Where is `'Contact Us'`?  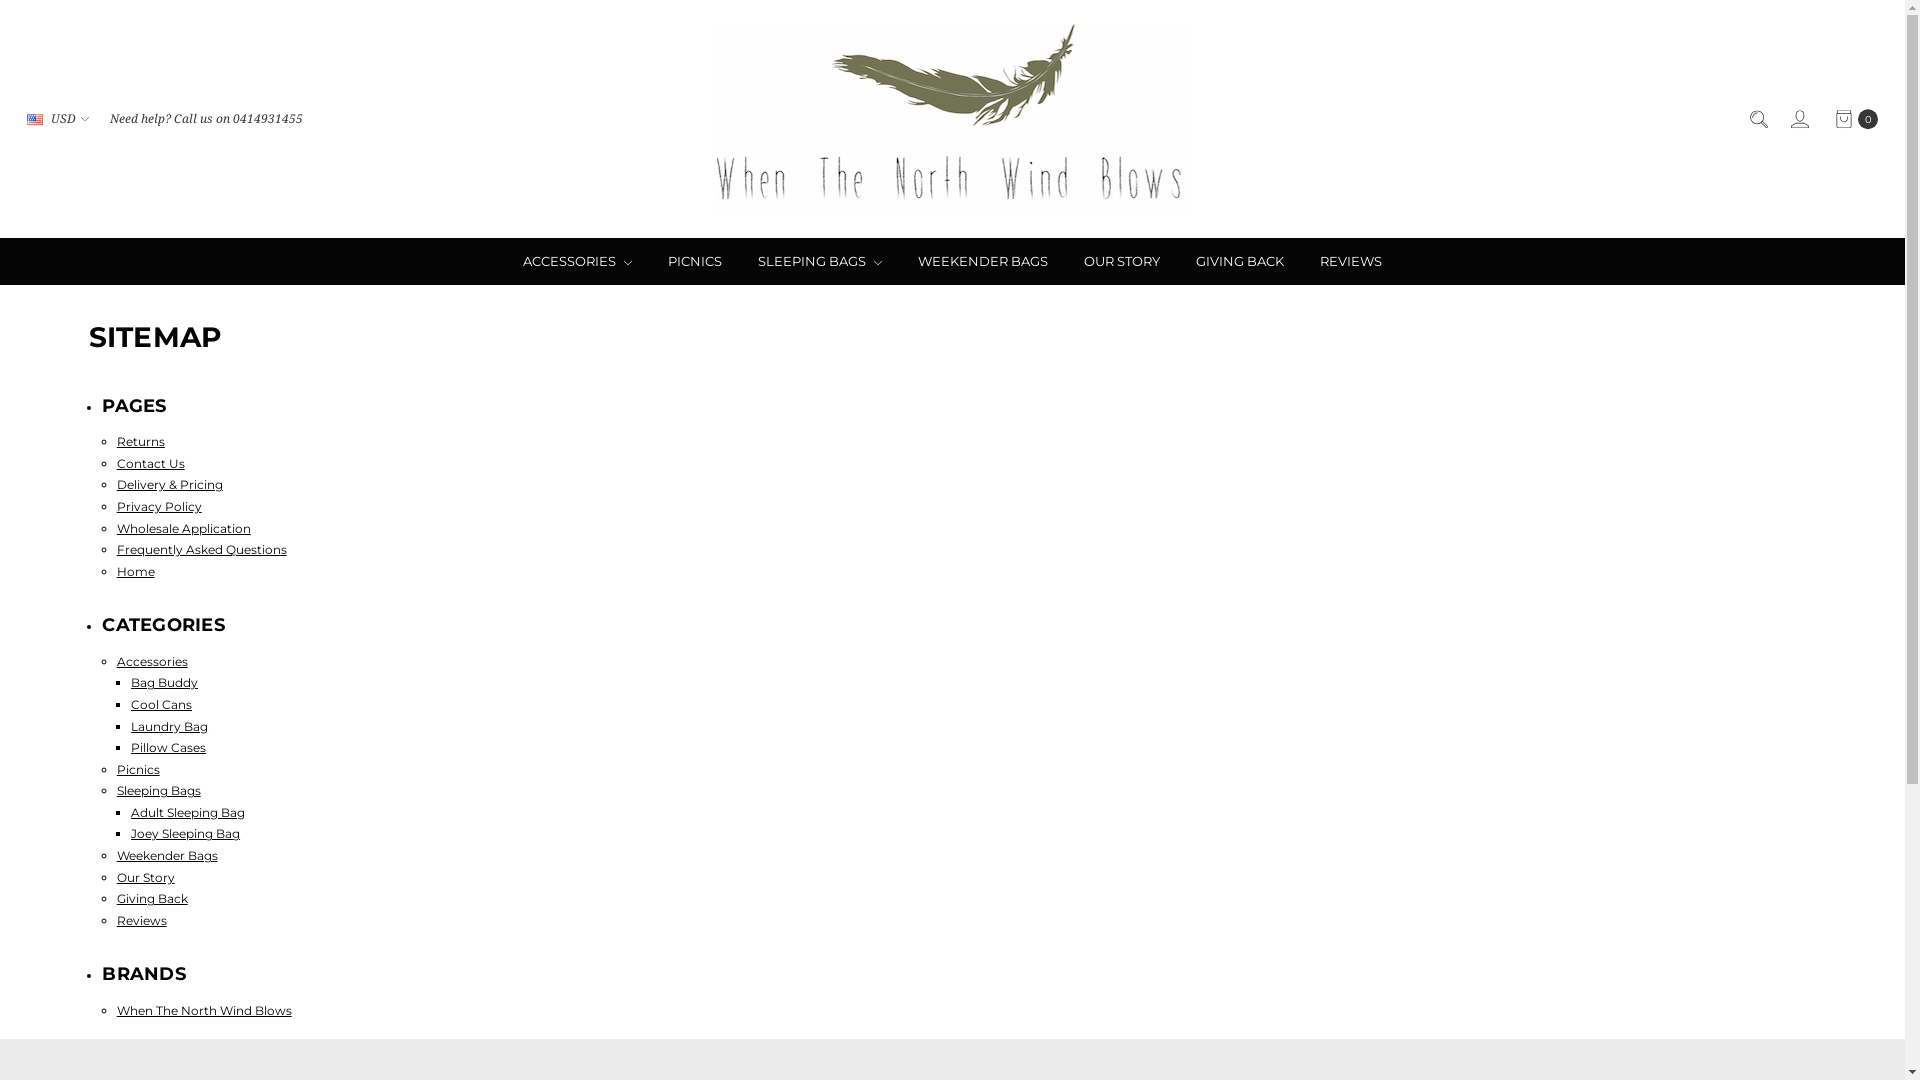 'Contact Us' is located at coordinates (149, 463).